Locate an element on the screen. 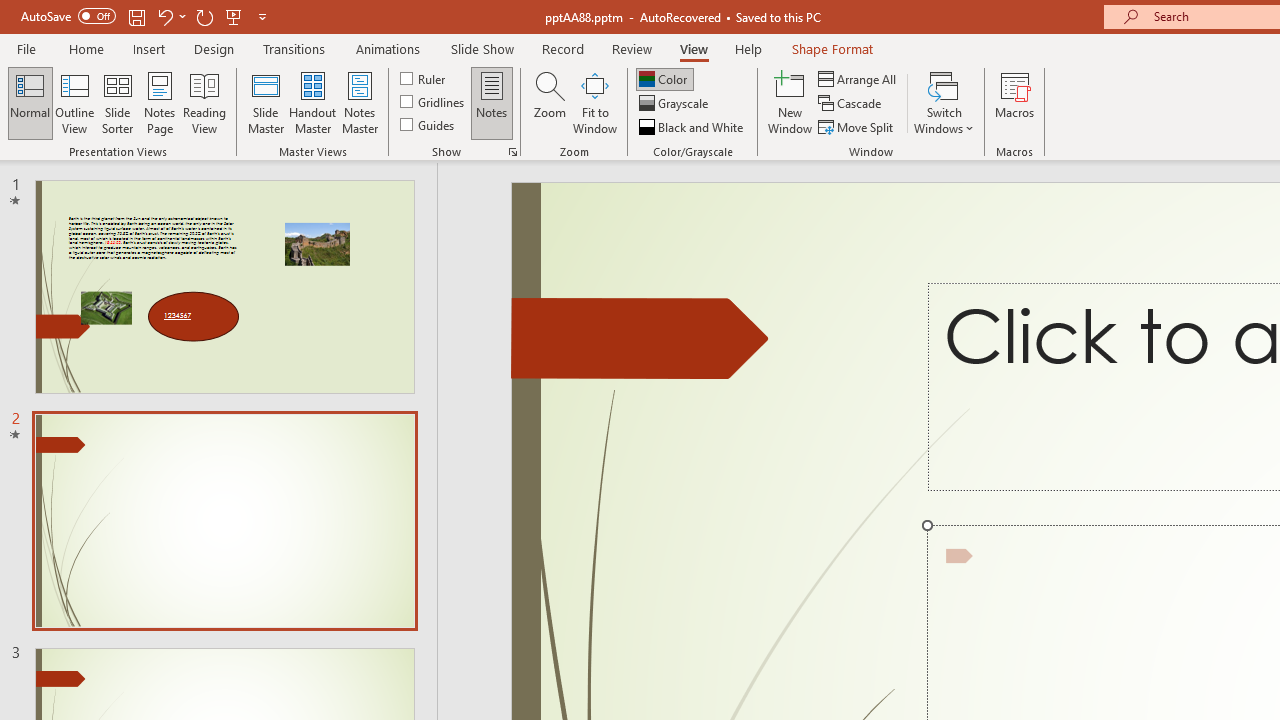 This screenshot has width=1280, height=720. 'Cascade' is located at coordinates (851, 103).